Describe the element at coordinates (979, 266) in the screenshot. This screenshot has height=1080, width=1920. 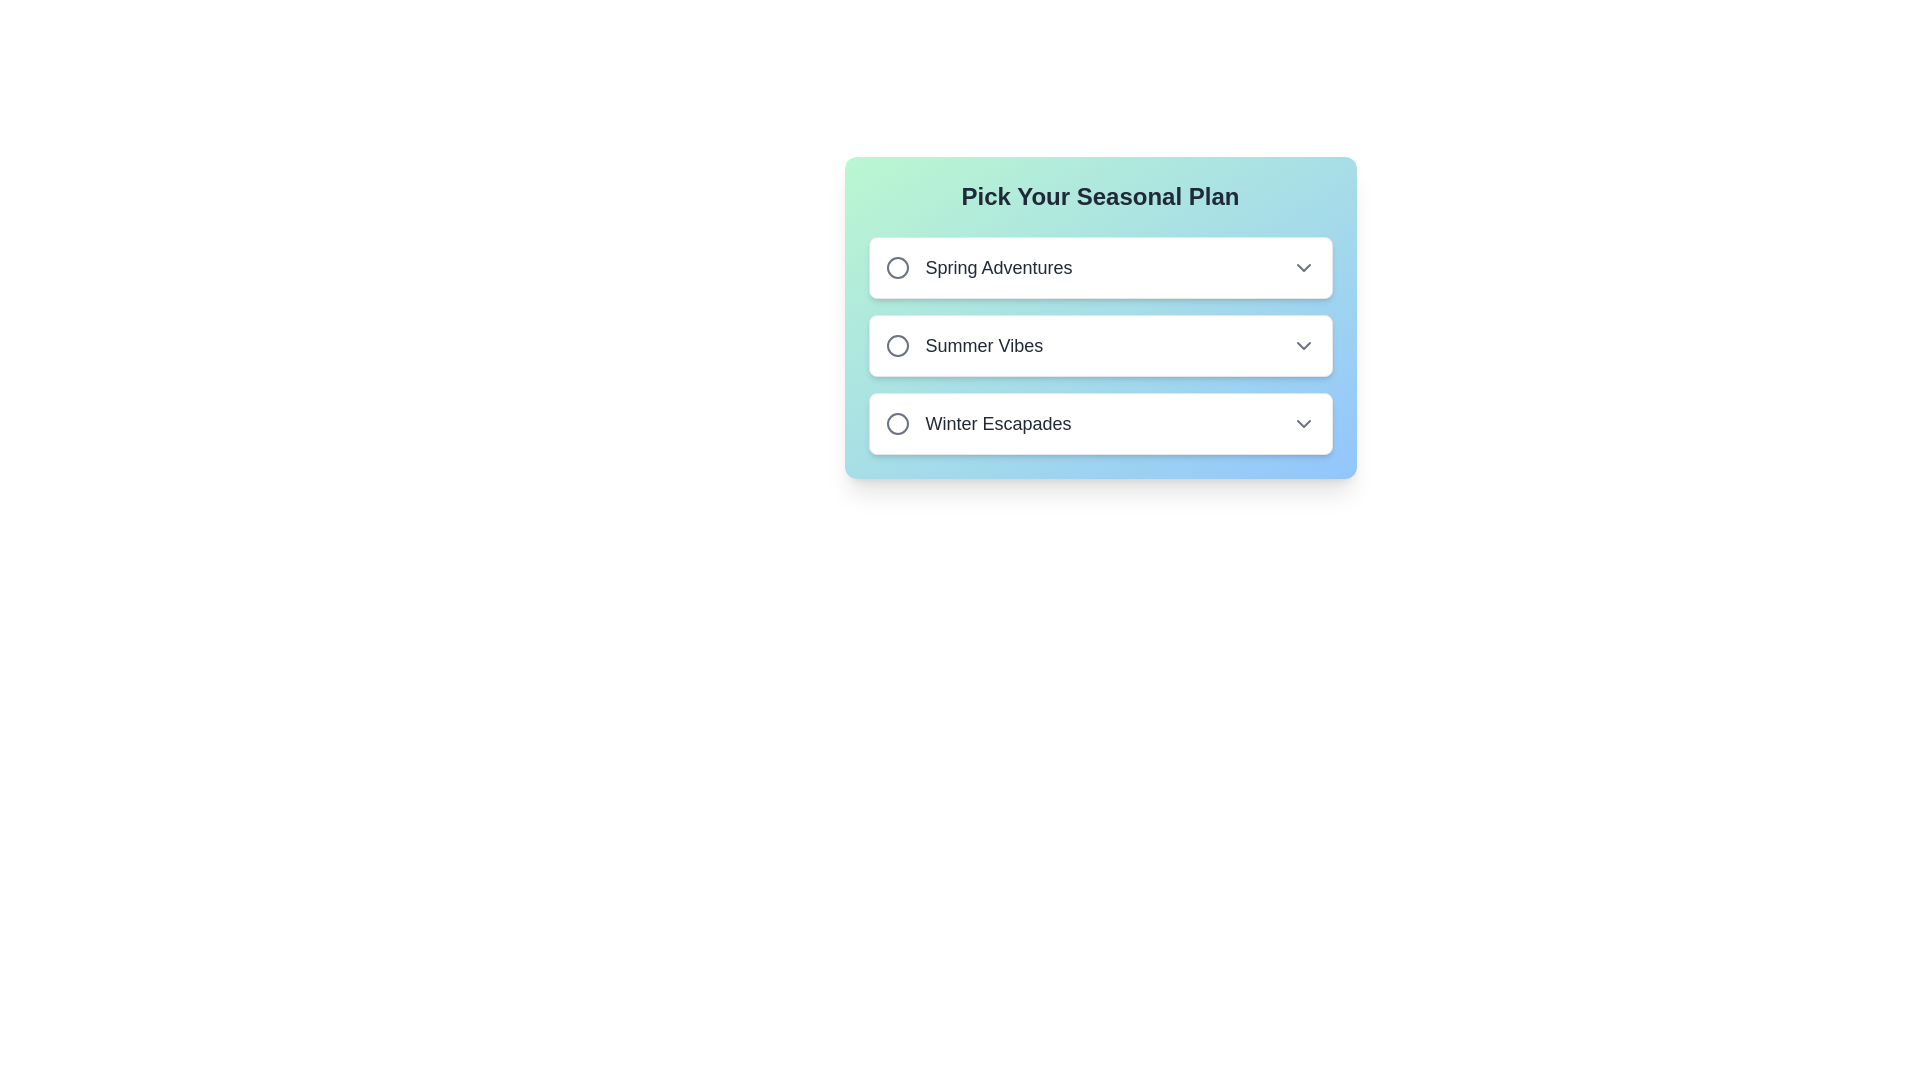
I see `the list item containing the text 'Spring Adventures'` at that location.